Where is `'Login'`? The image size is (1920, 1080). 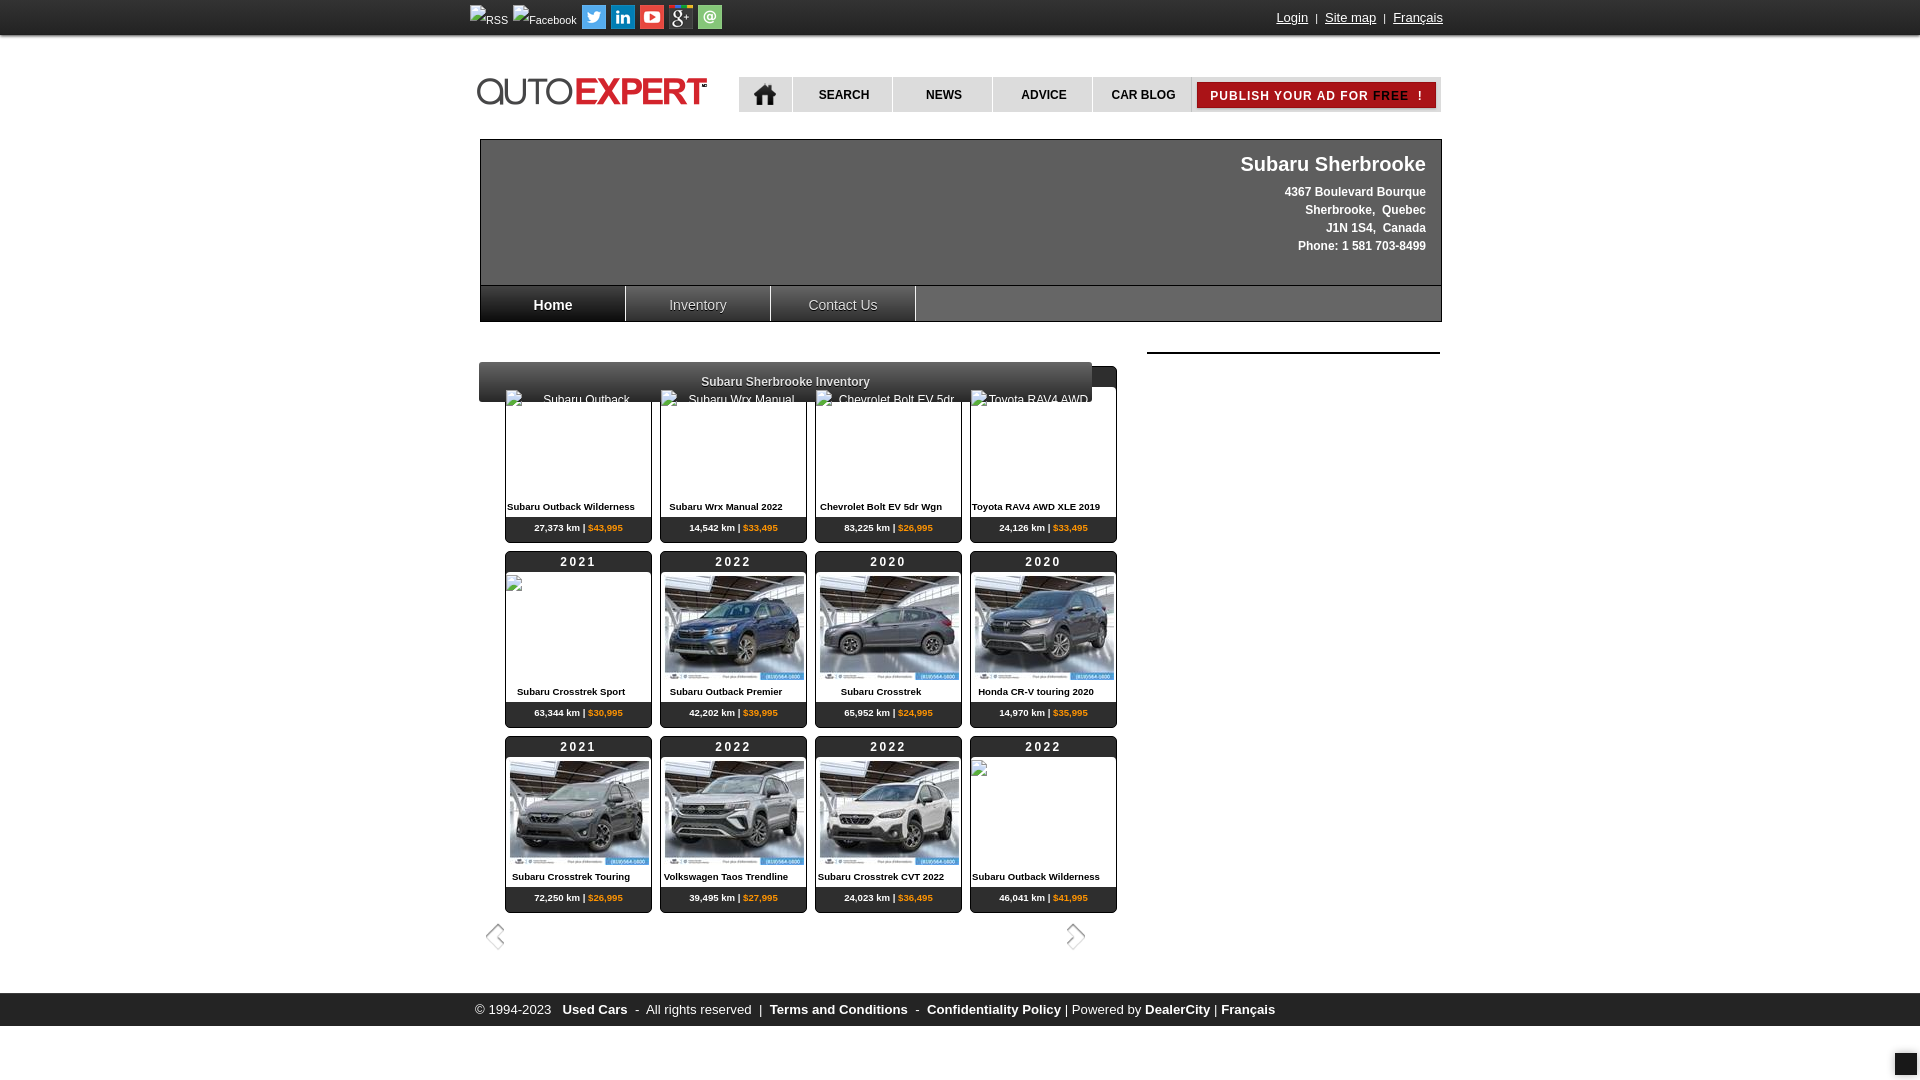 'Login' is located at coordinates (1291, 17).